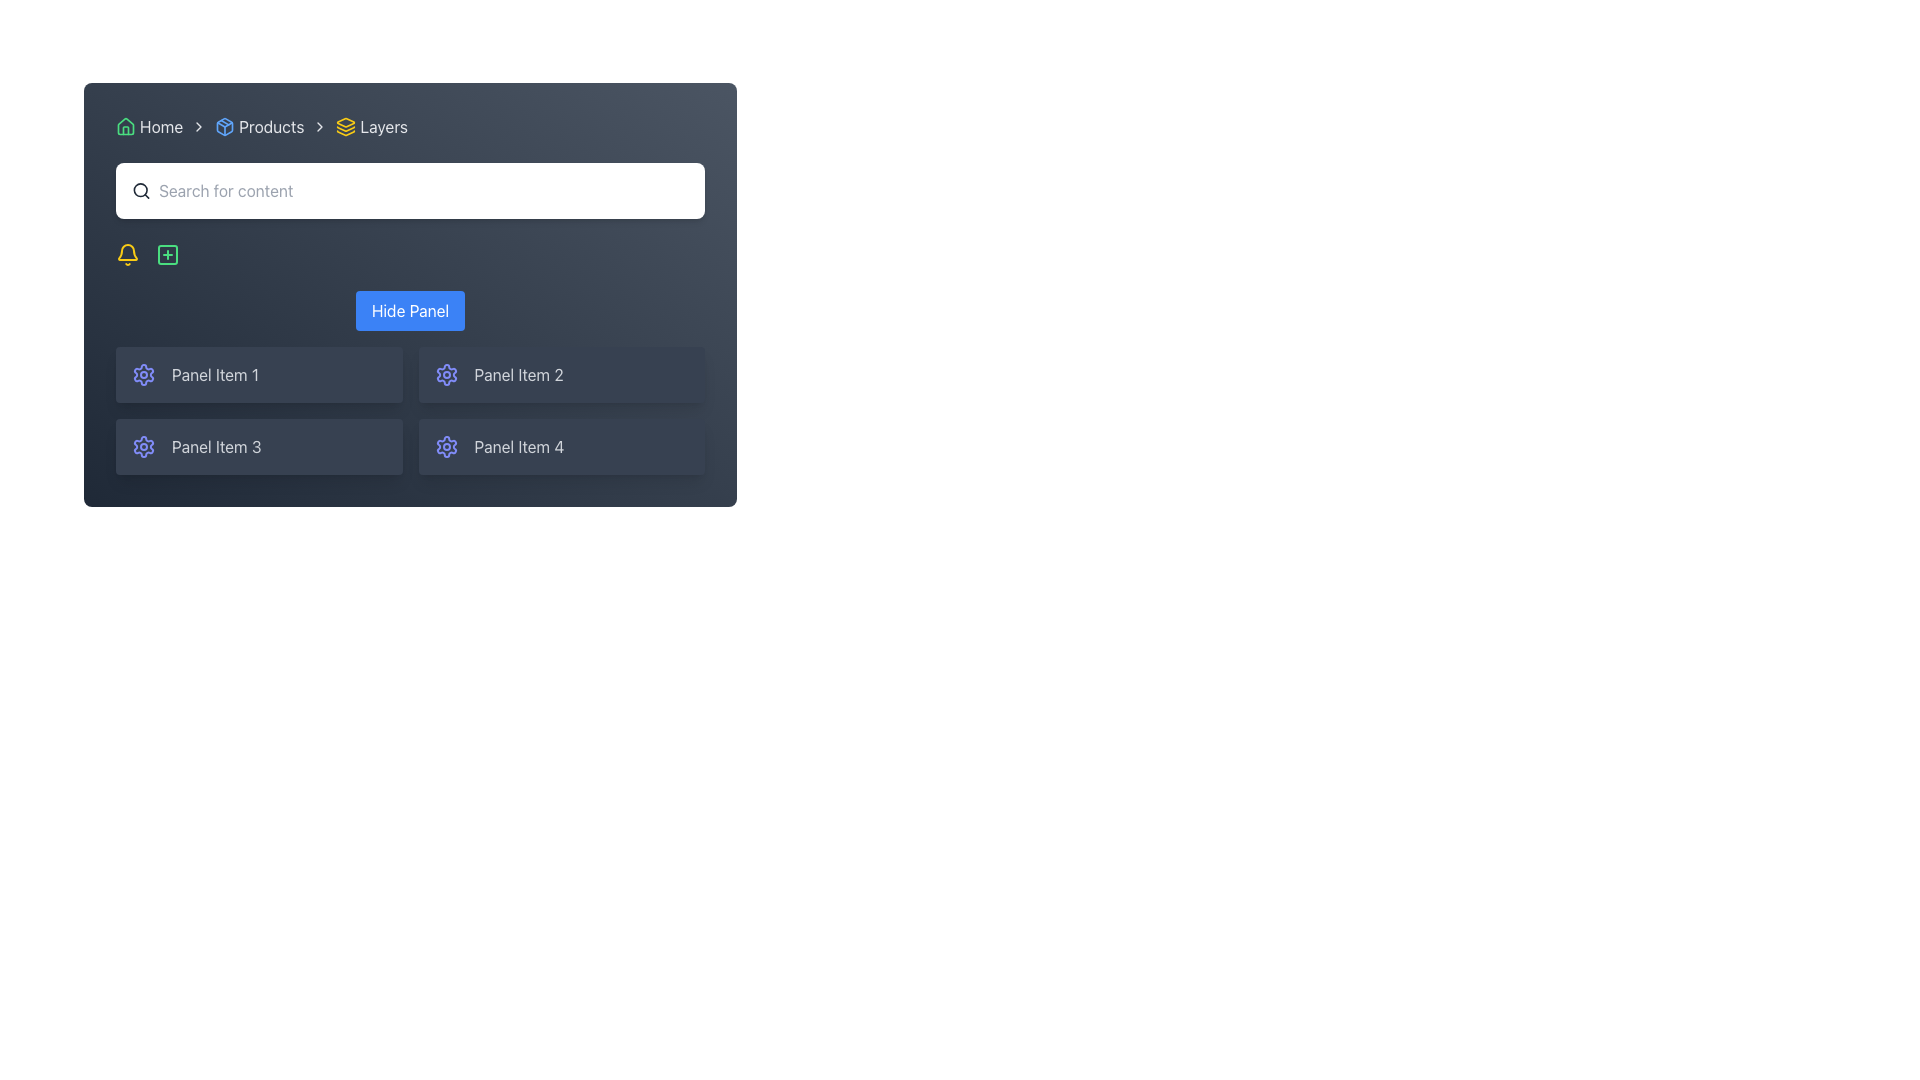 Image resolution: width=1920 pixels, height=1080 pixels. Describe the element at coordinates (384, 127) in the screenshot. I see `the 'Layers' label in the breadcrumb navigation system, which indicates the current page or section and is positioned to the right of the corresponding icon` at that location.